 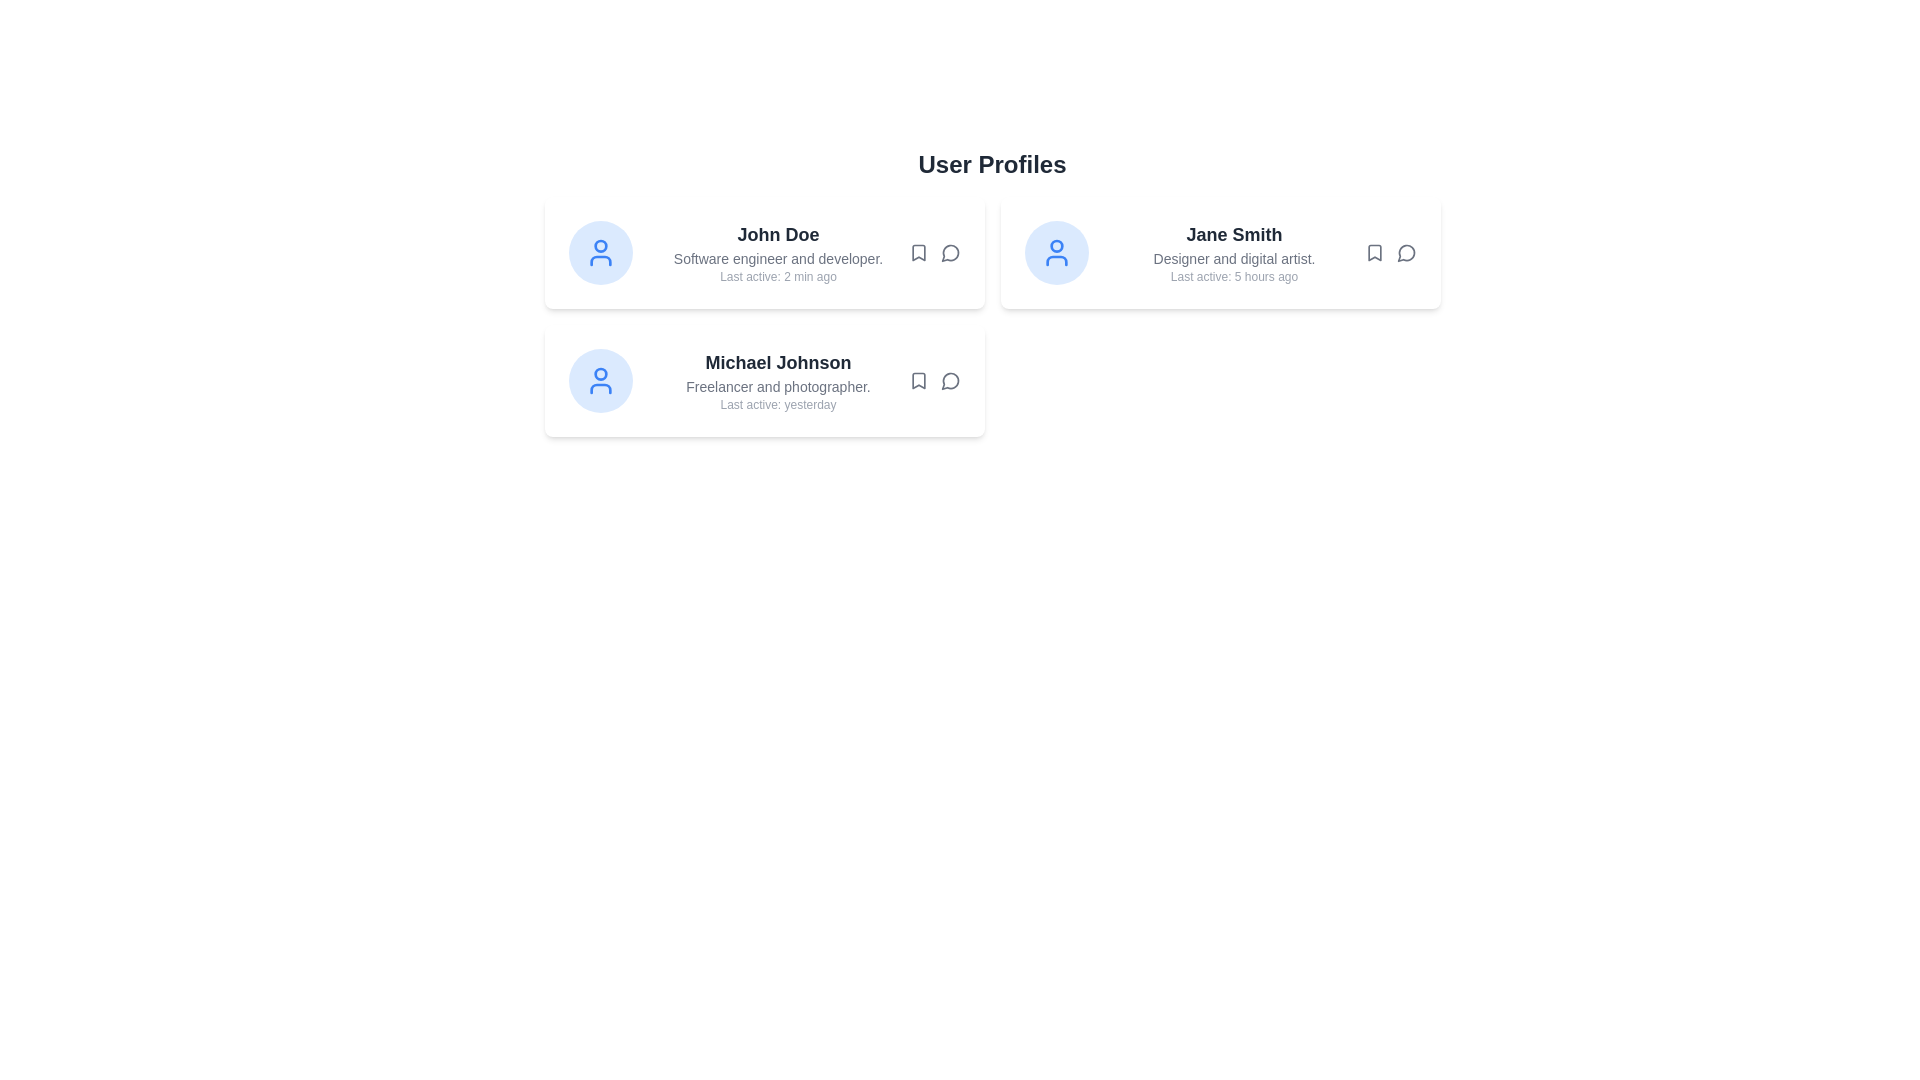 I want to click on information displayed in the text component of the user profile card located in the top-right section of the grid, which includes the user's name, profession, and recent activity timestamp, so click(x=1233, y=252).